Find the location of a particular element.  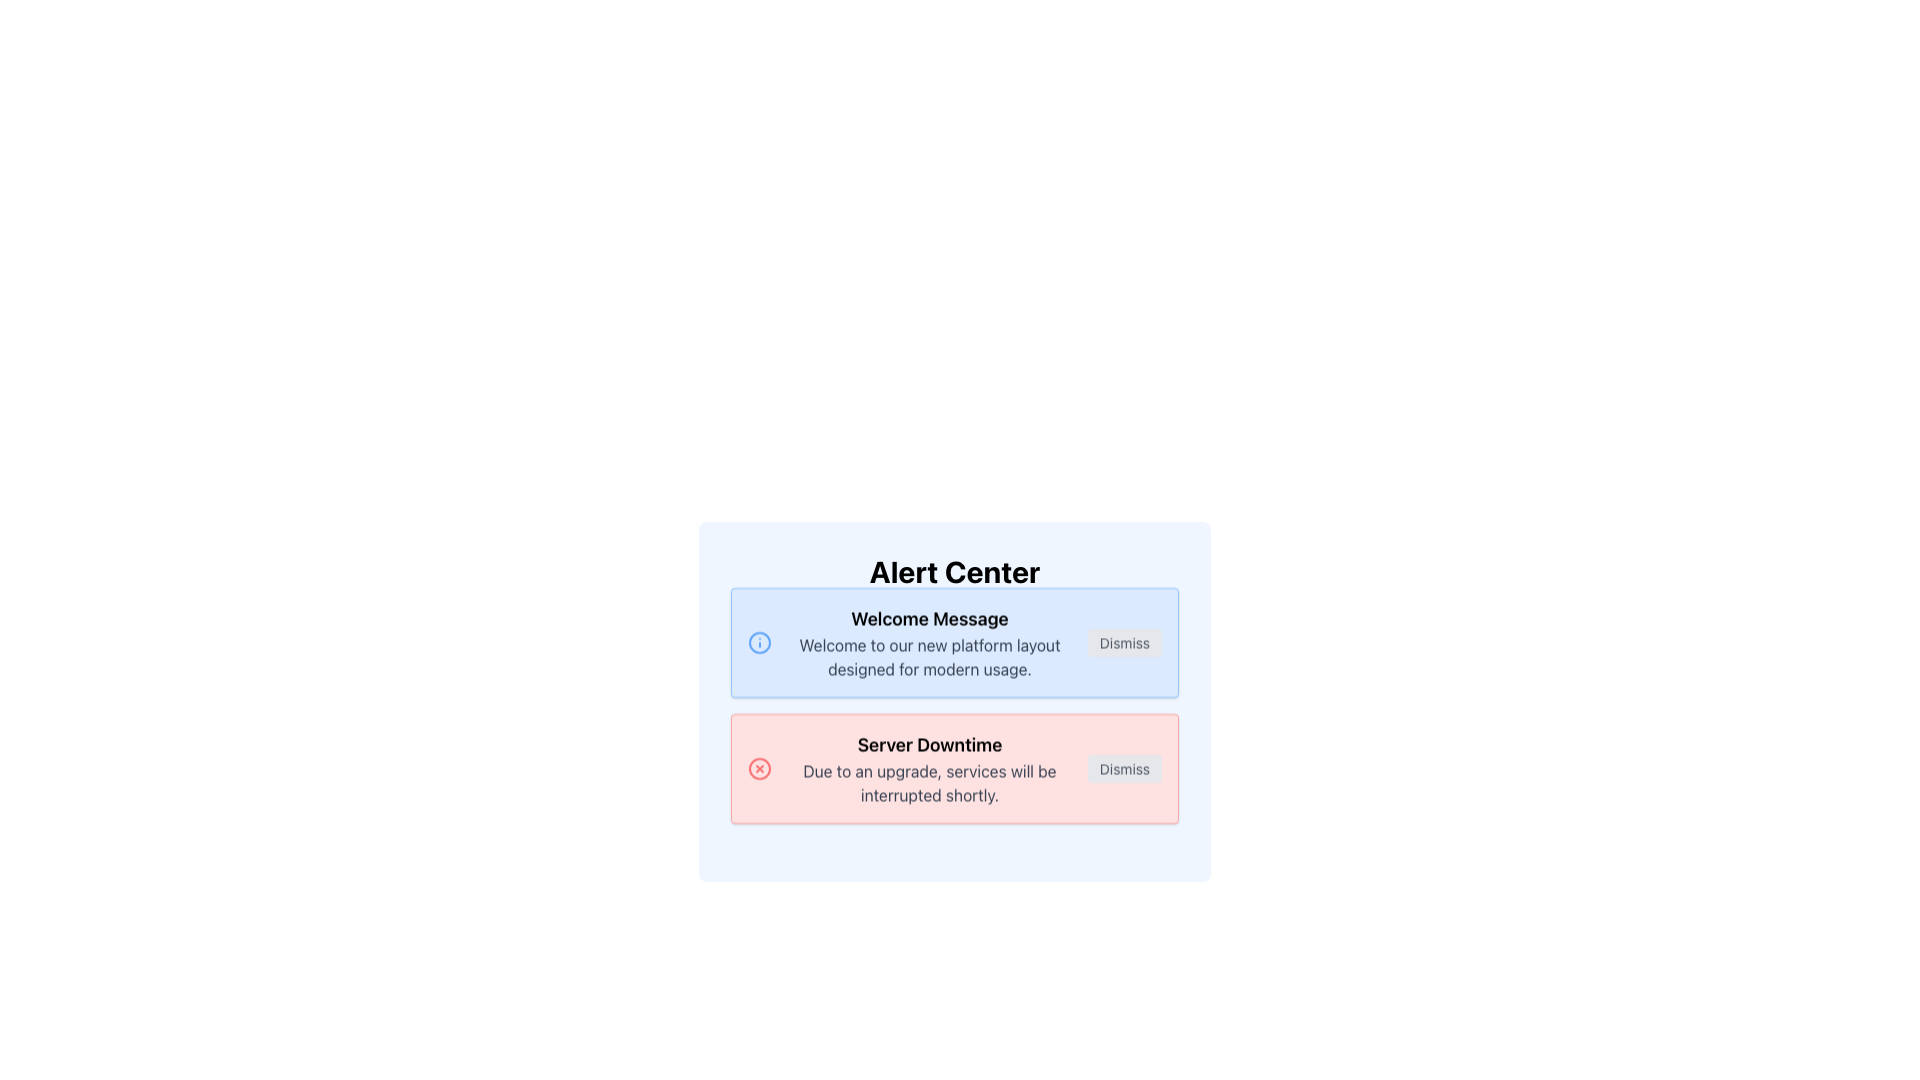

the dismiss button located in the bottom notification bar with a red background, positioned on the right-hand side of the 'Server Downtime' message is located at coordinates (1124, 785).